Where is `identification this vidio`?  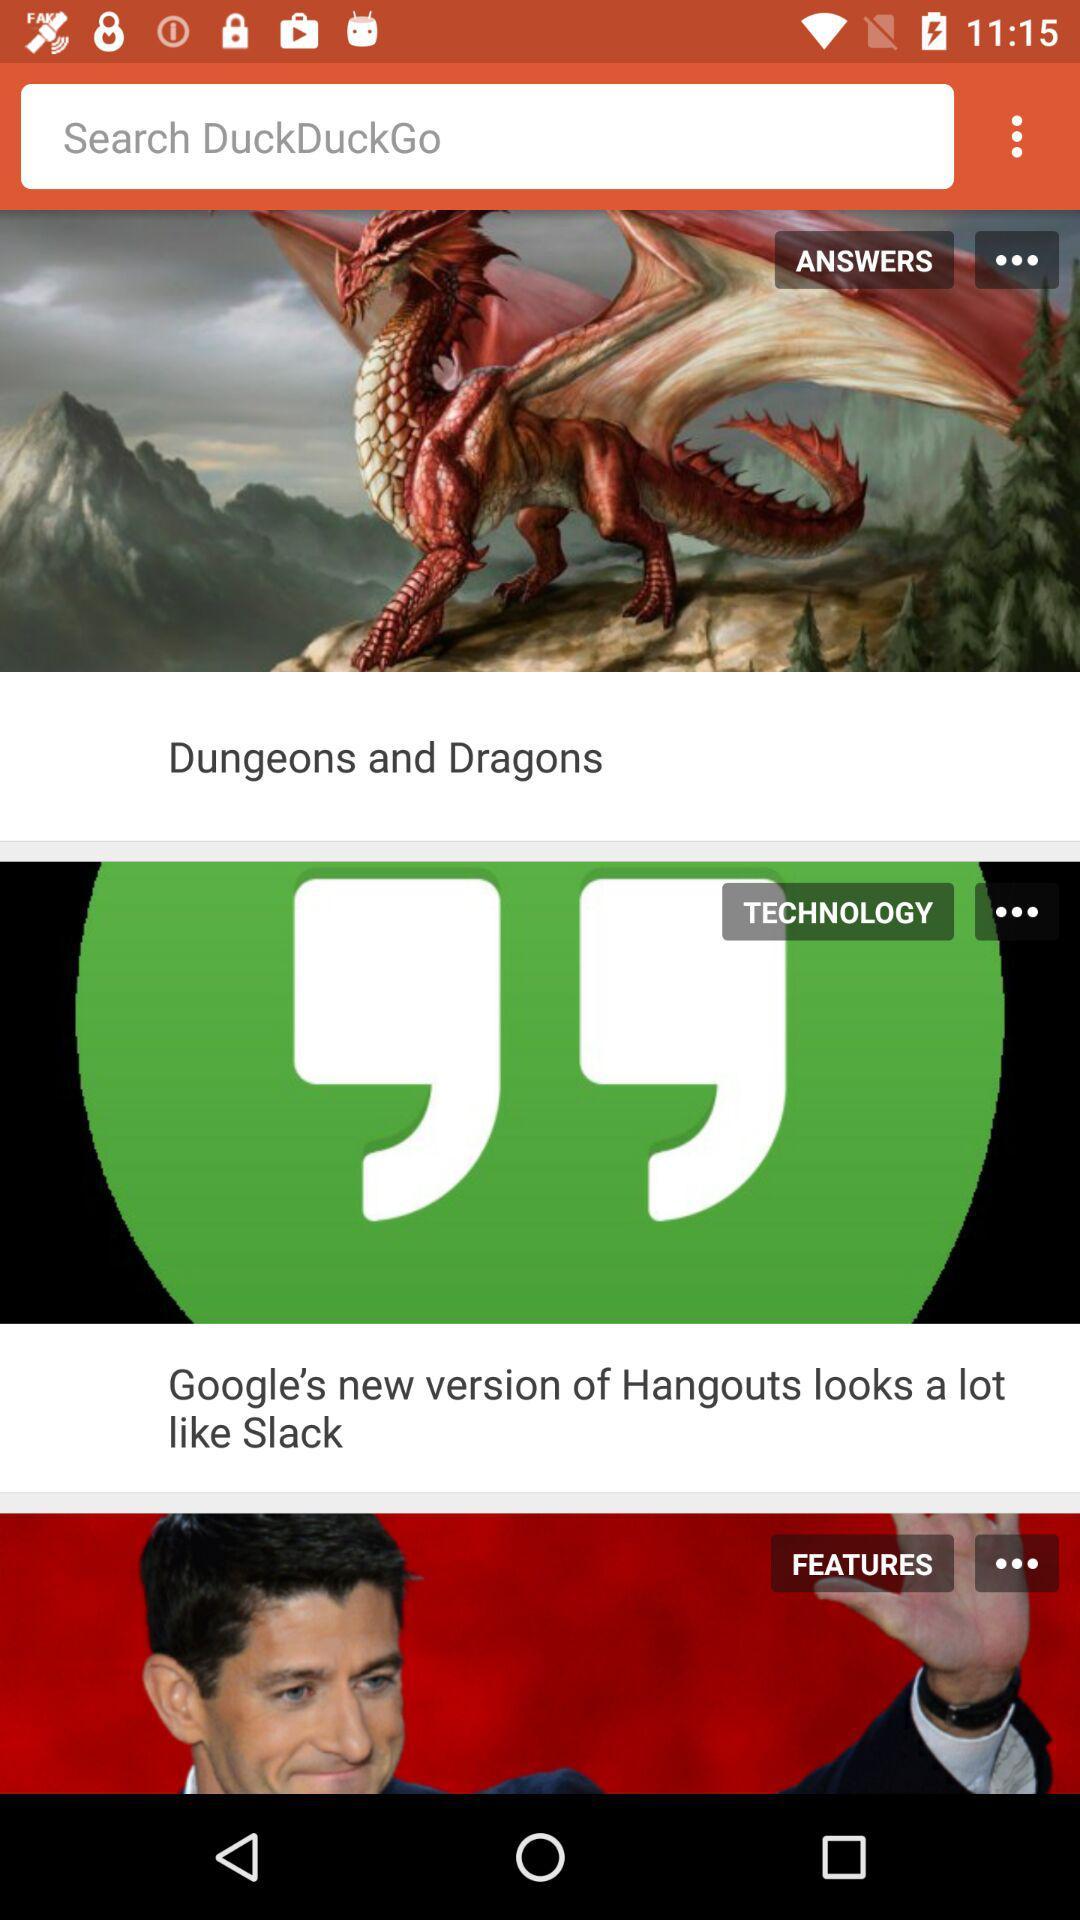
identification this vidio is located at coordinates (83, 1406).